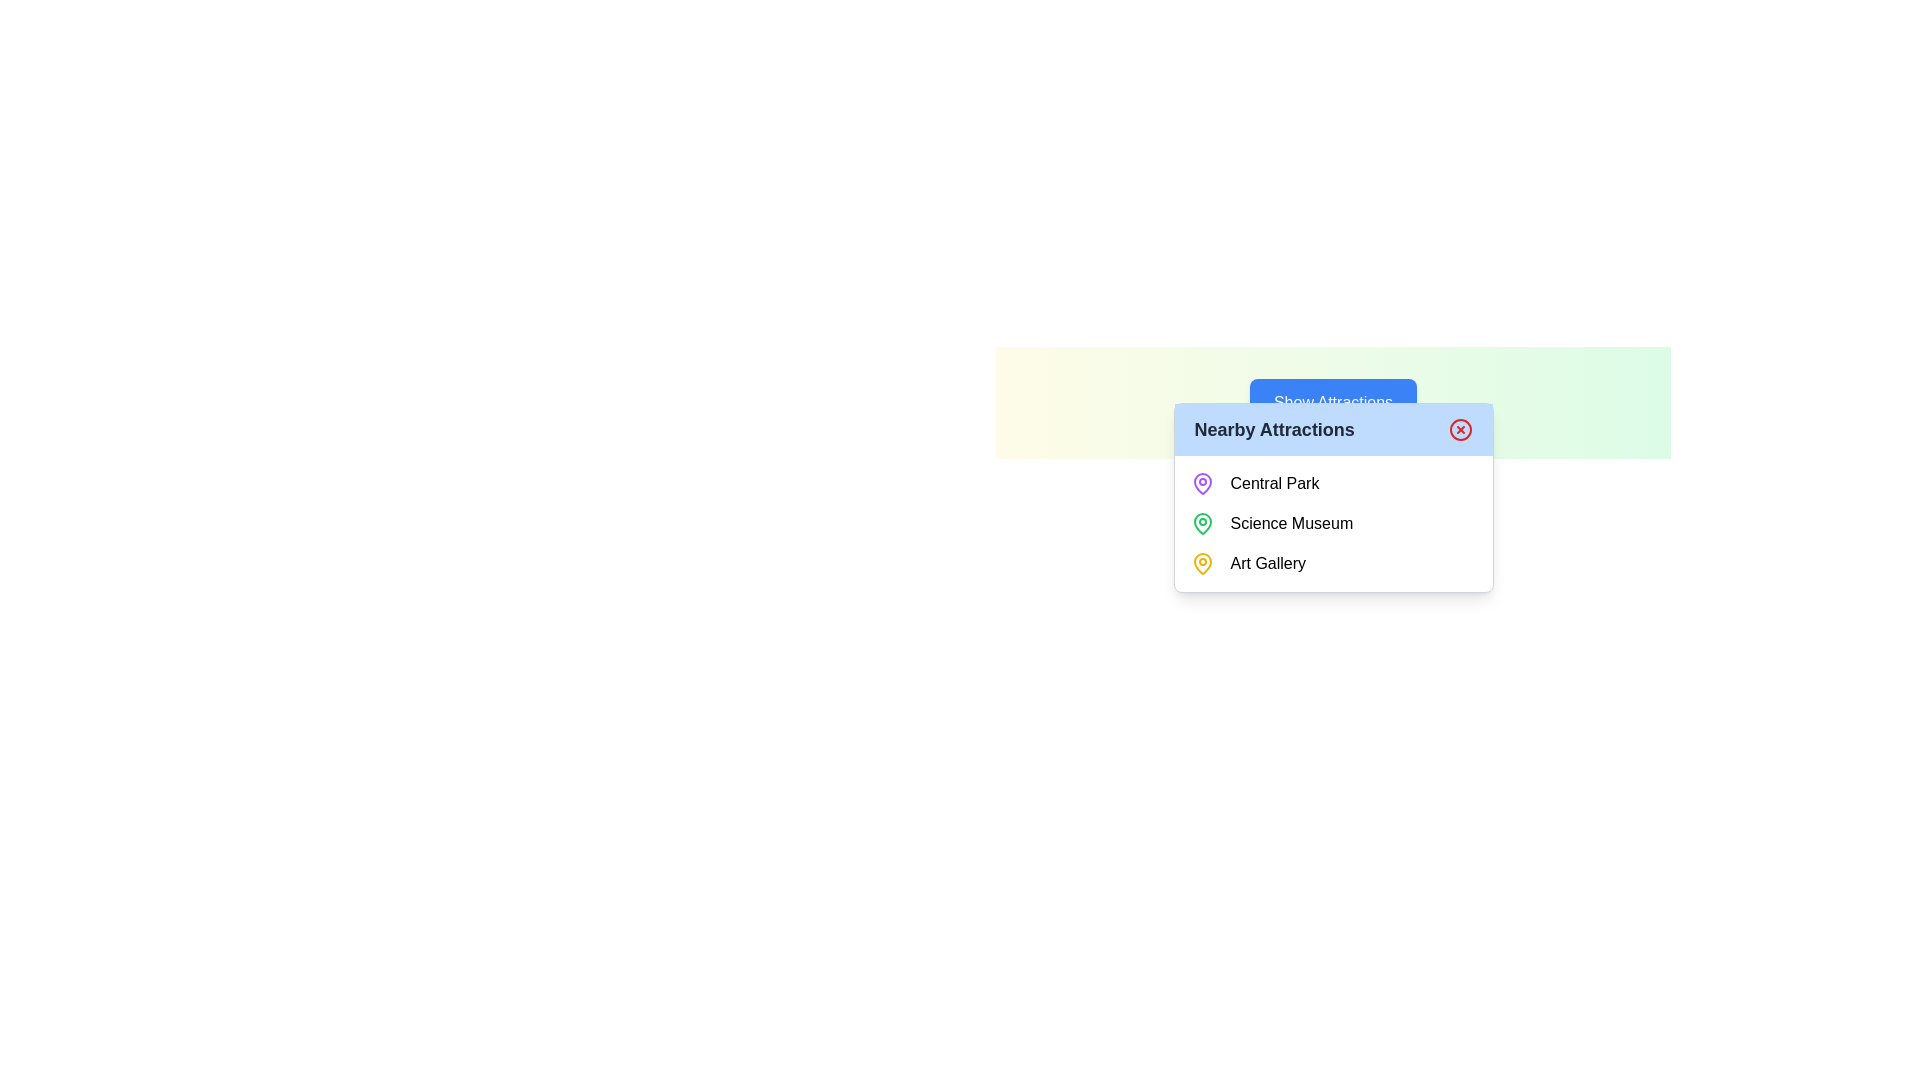 This screenshot has width=1920, height=1080. What do you see at coordinates (1291, 523) in the screenshot?
I see `the text label for the 'Science Museum' in the dropdown menu` at bounding box center [1291, 523].